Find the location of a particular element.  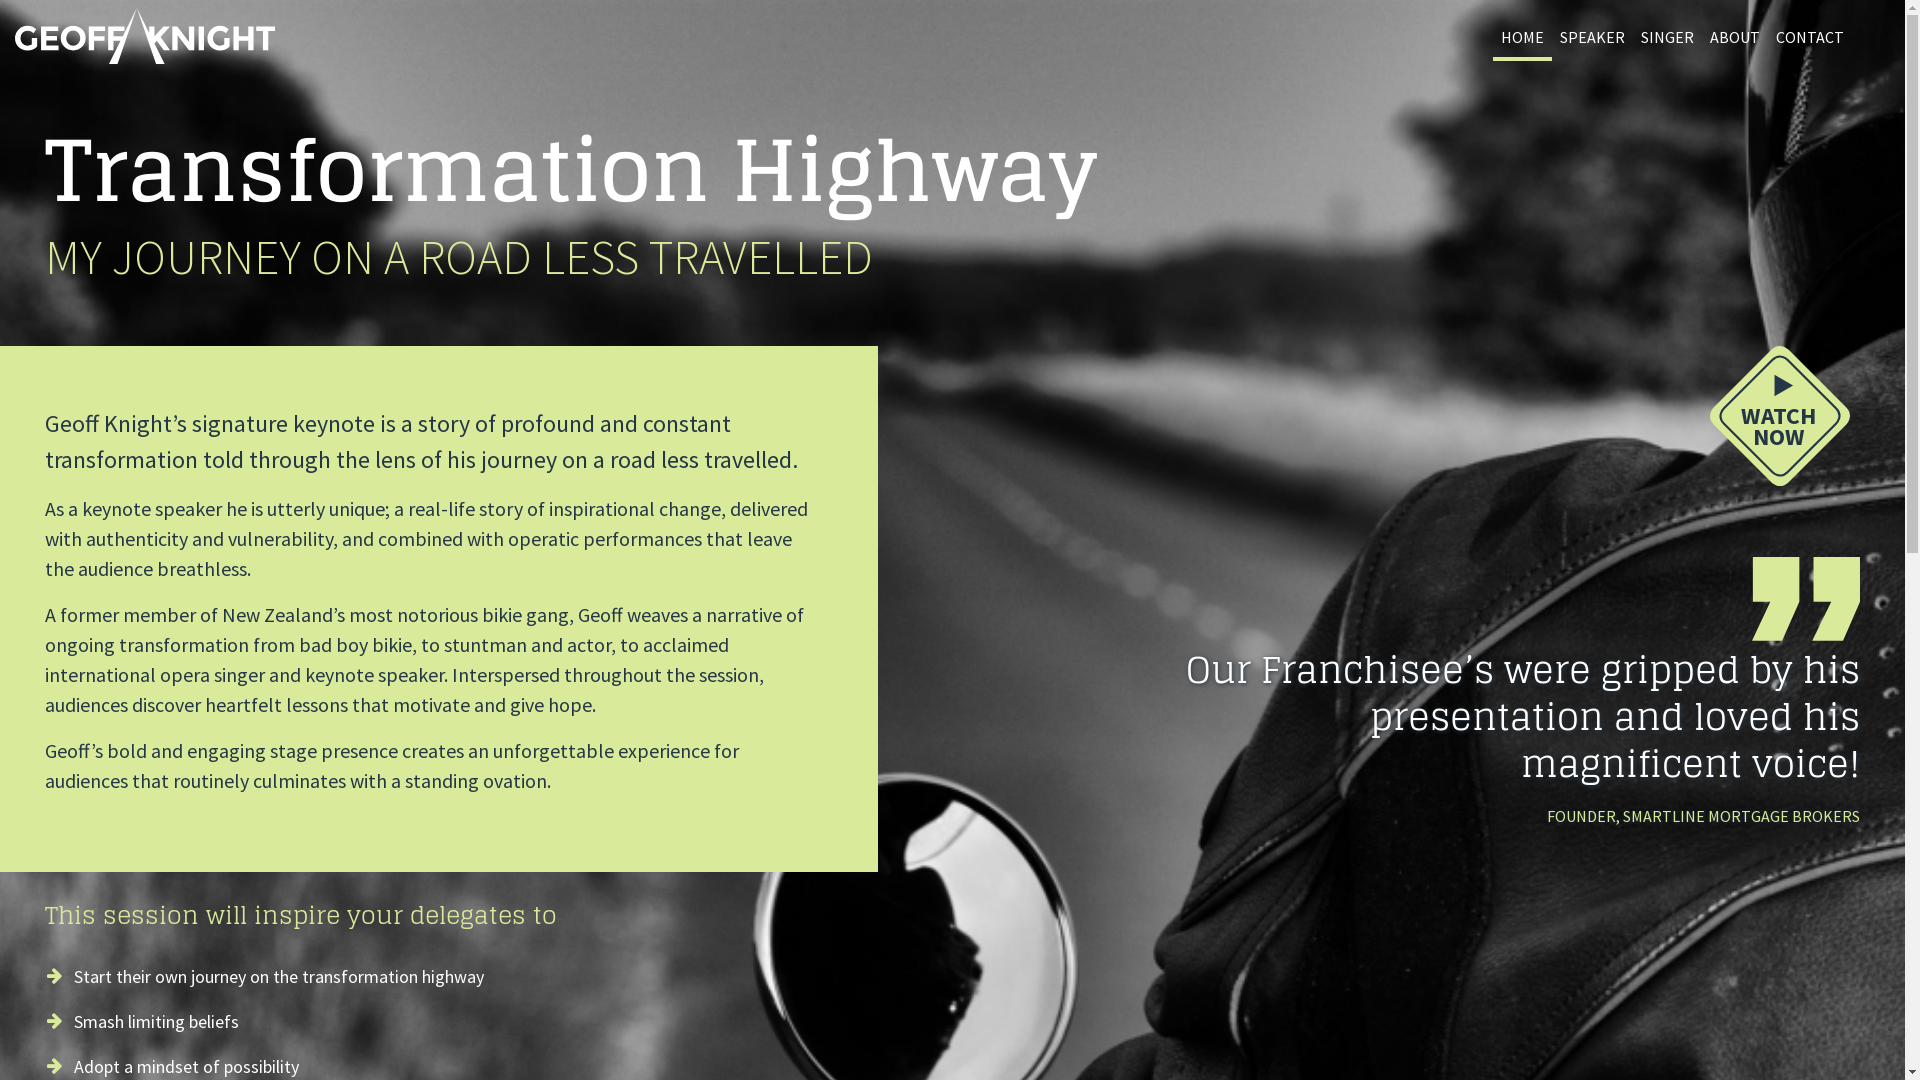

'WATCH is located at coordinates (1780, 420).